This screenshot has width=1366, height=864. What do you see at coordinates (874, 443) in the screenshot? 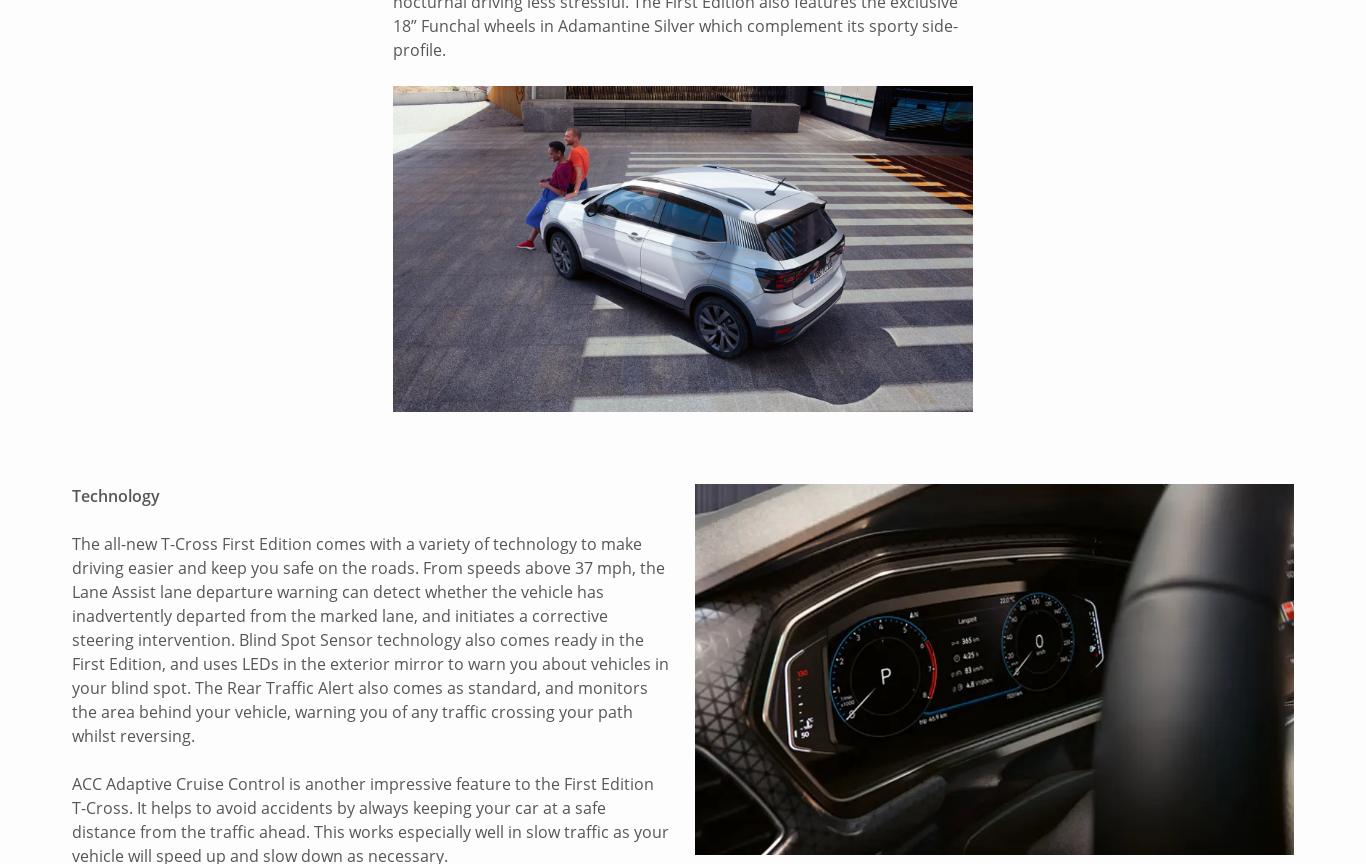
I see `'About Us'` at bounding box center [874, 443].